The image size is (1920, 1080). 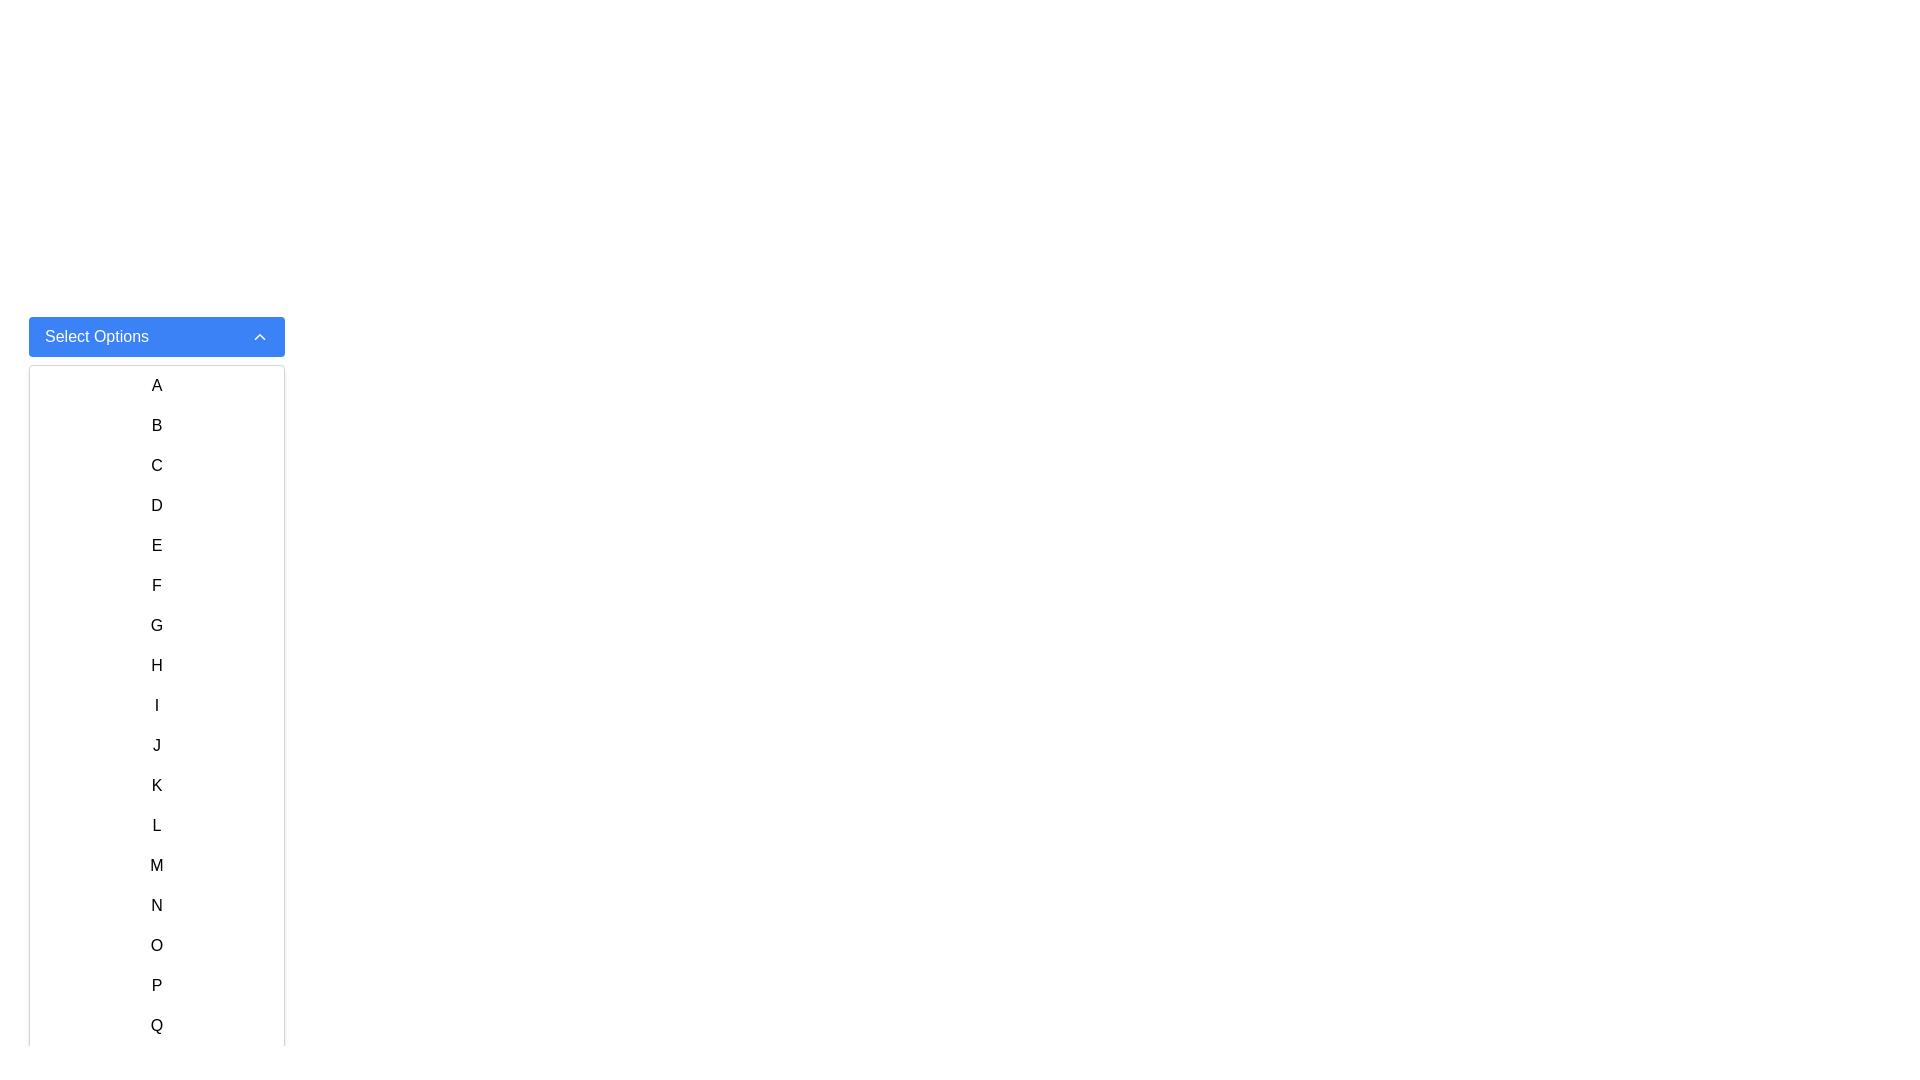 I want to click on the eighth list item in the alphabetical vertical list, positioned between 'G' and 'I', for interaction, so click(x=156, y=666).